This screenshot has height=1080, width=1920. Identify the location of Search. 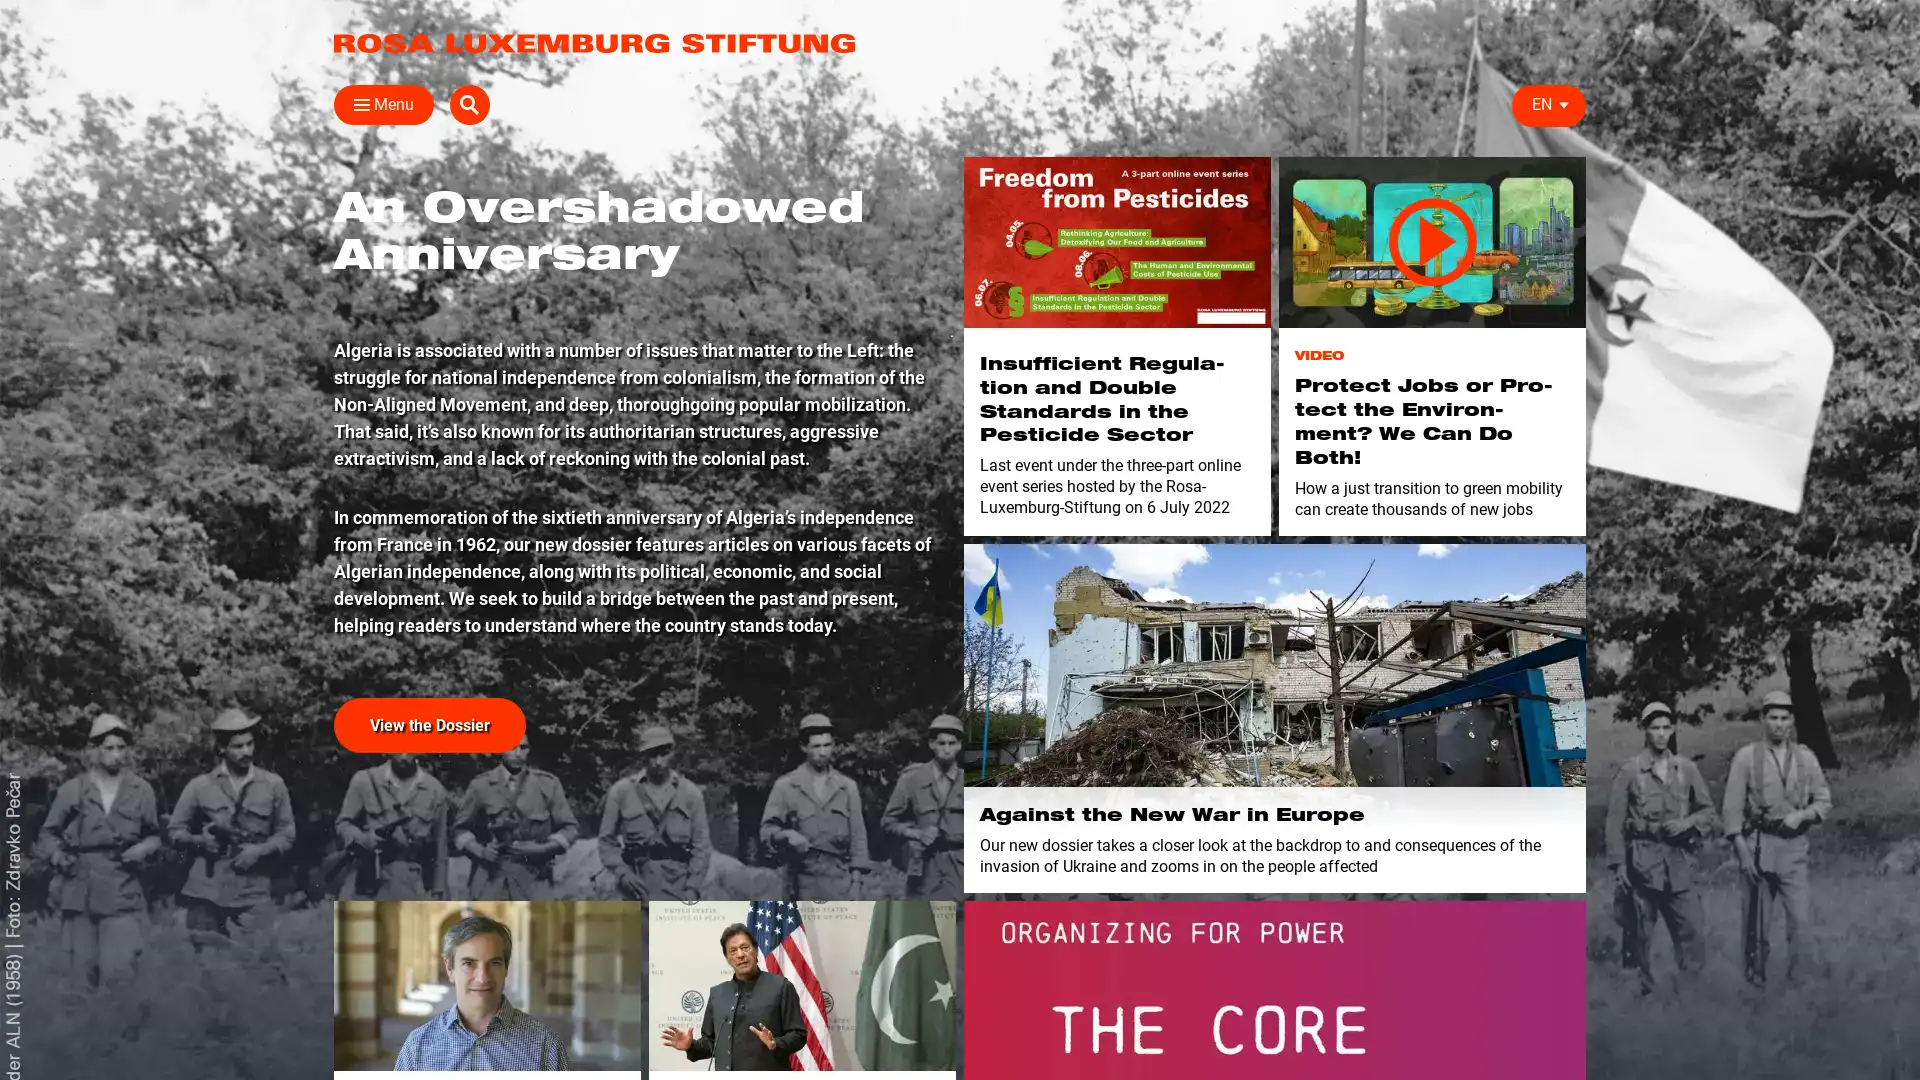
(1564, 104).